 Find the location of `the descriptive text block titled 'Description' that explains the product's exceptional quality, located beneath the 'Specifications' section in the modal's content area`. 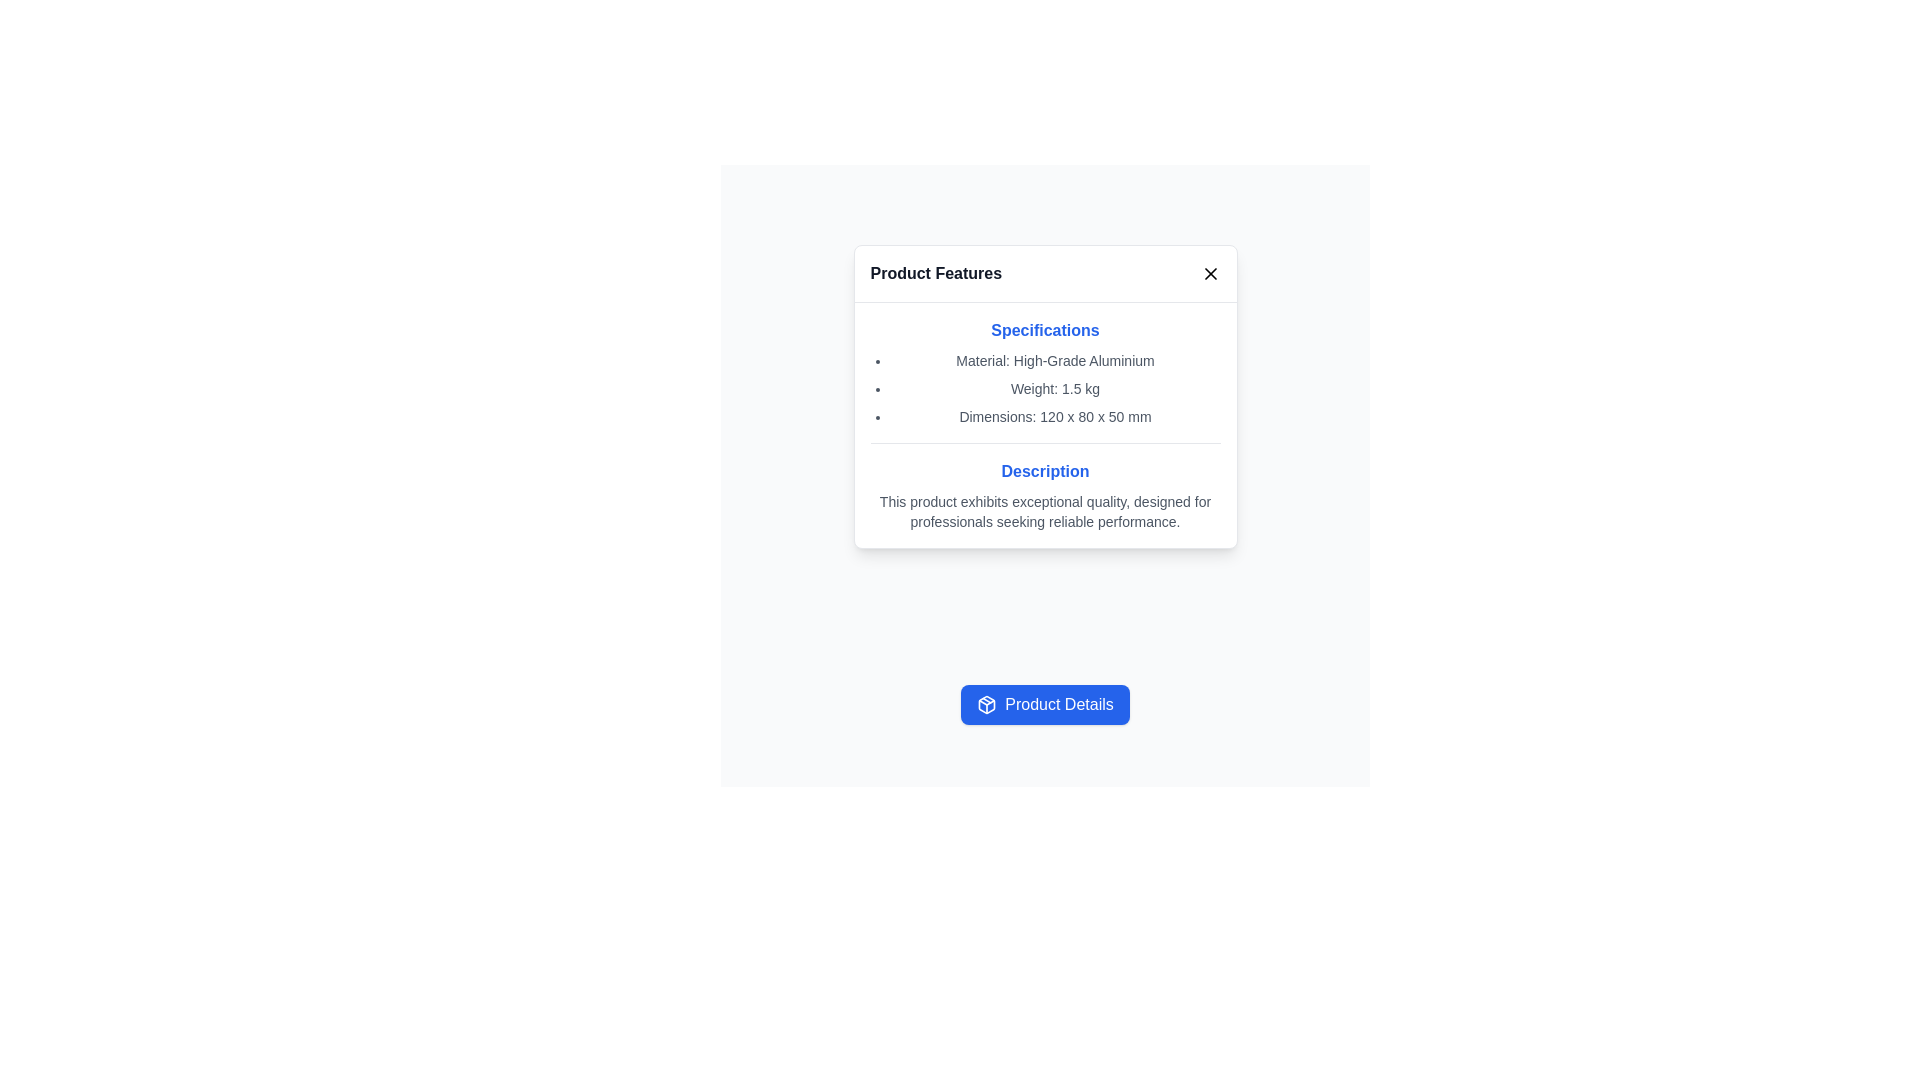

the descriptive text block titled 'Description' that explains the product's exceptional quality, located beneath the 'Specifications' section in the modal's content area is located at coordinates (1044, 487).